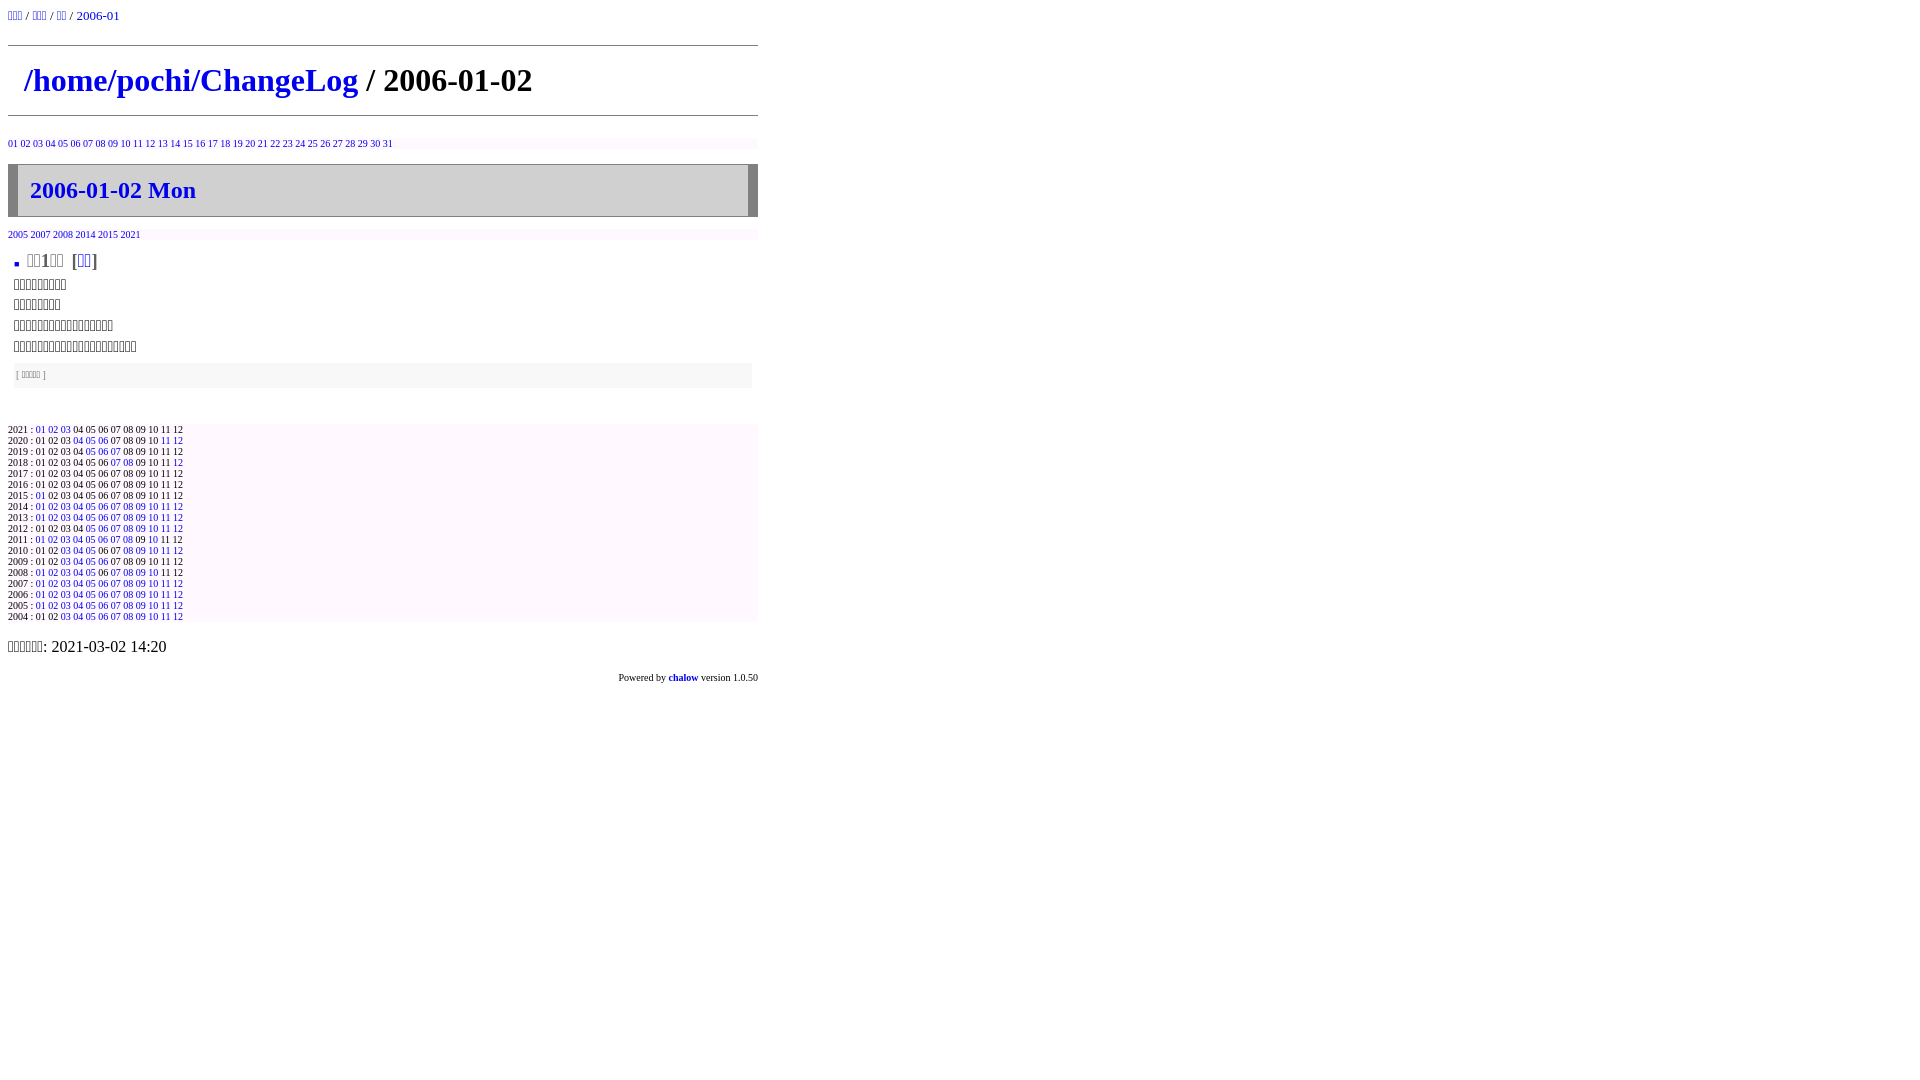 The height and width of the screenshot is (1080, 1920). What do you see at coordinates (187, 142) in the screenshot?
I see `'15'` at bounding box center [187, 142].